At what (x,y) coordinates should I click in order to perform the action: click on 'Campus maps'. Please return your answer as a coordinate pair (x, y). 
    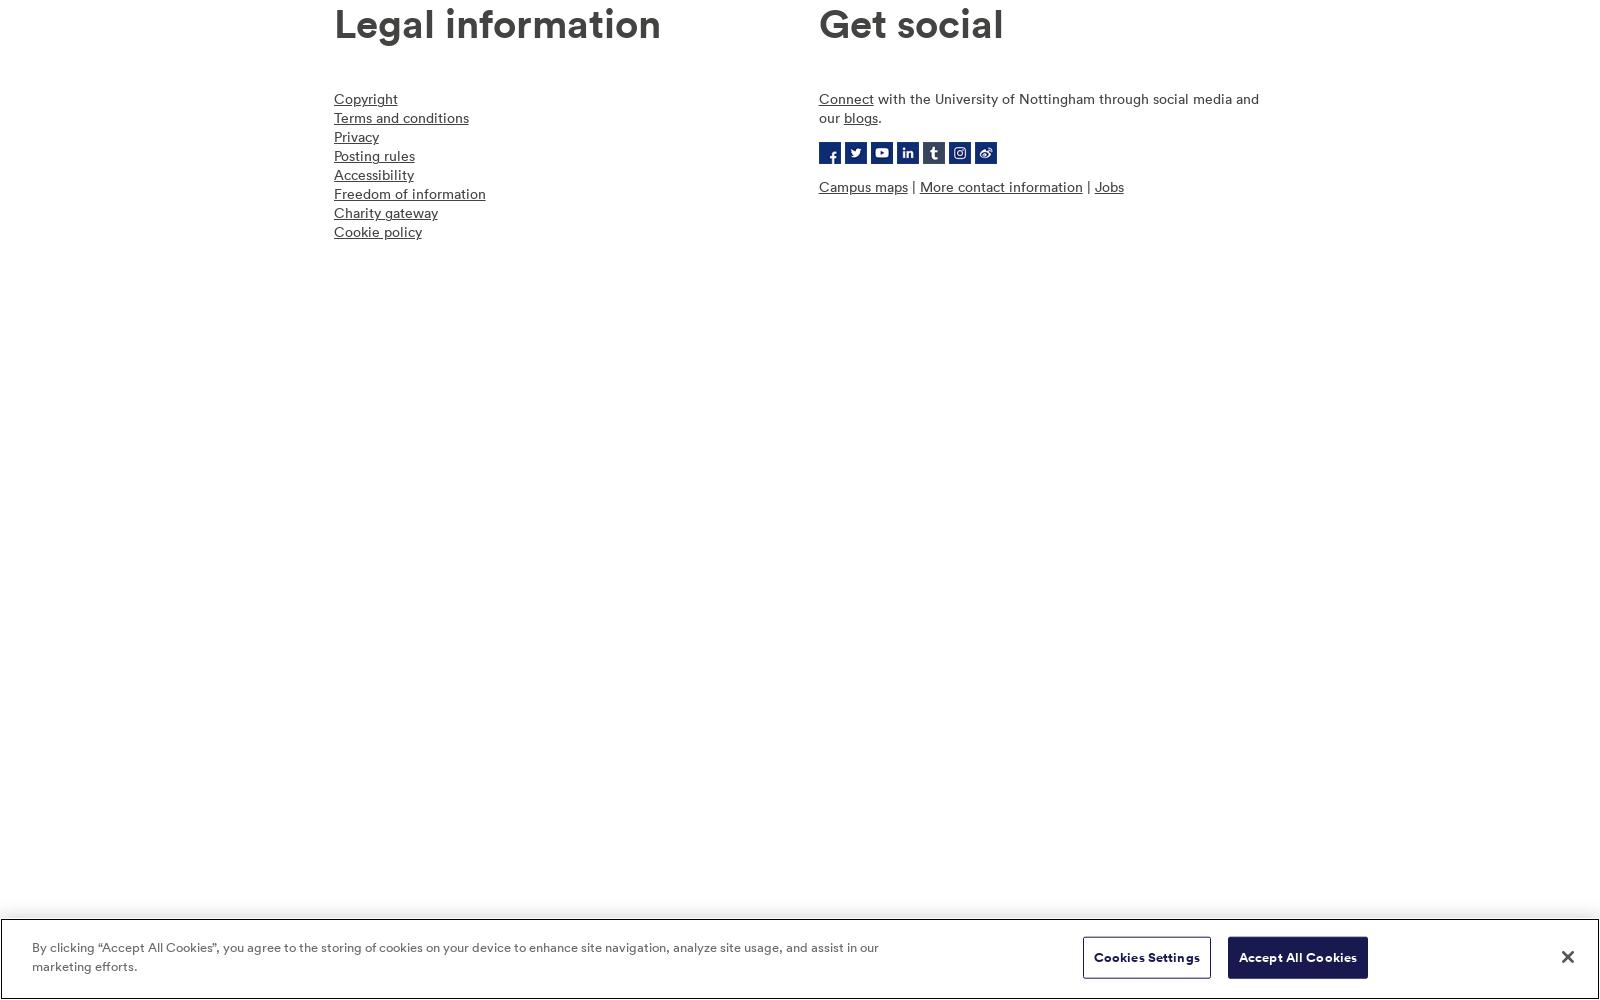
    Looking at the image, I should click on (861, 186).